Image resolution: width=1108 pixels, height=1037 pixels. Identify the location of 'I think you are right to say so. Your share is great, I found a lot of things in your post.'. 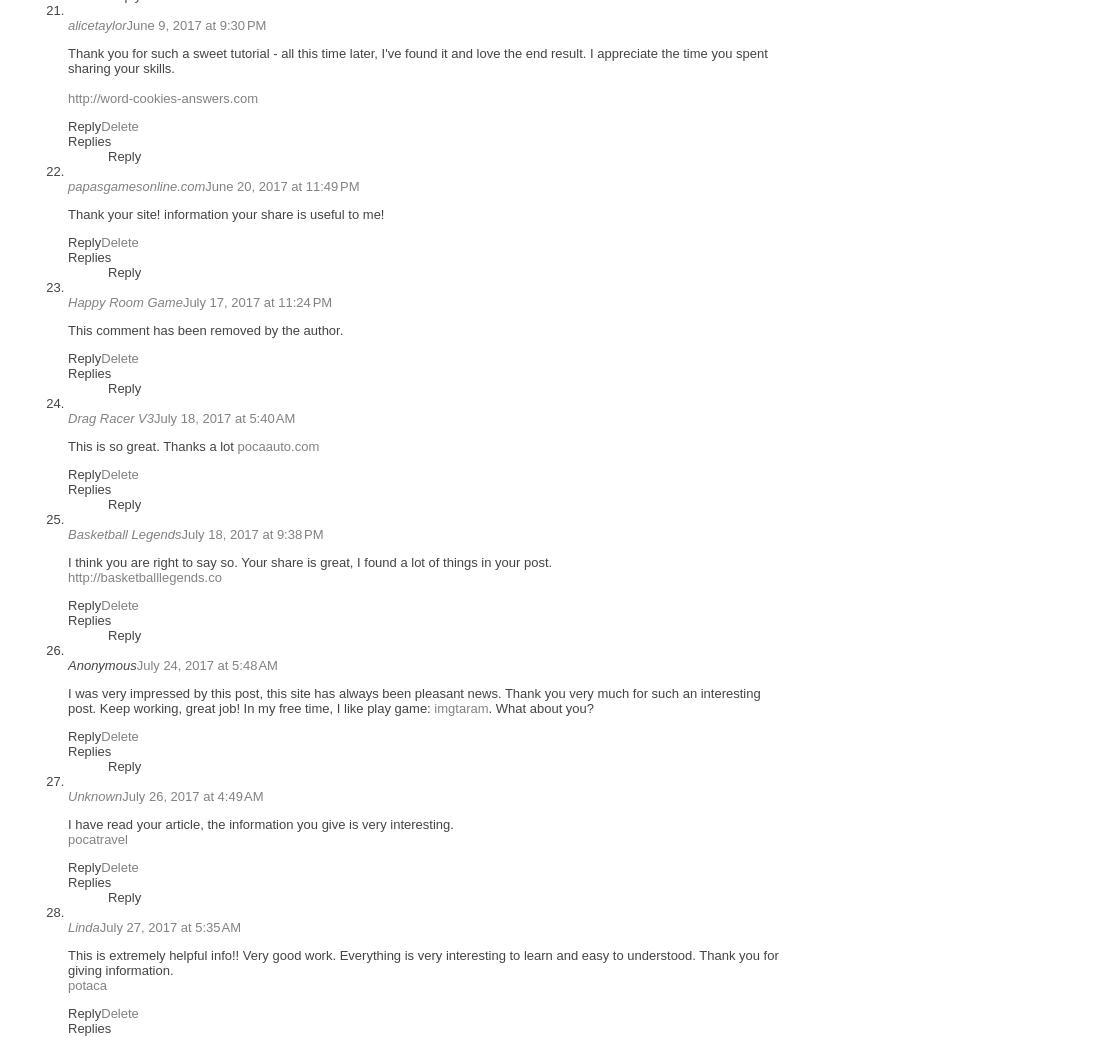
(310, 562).